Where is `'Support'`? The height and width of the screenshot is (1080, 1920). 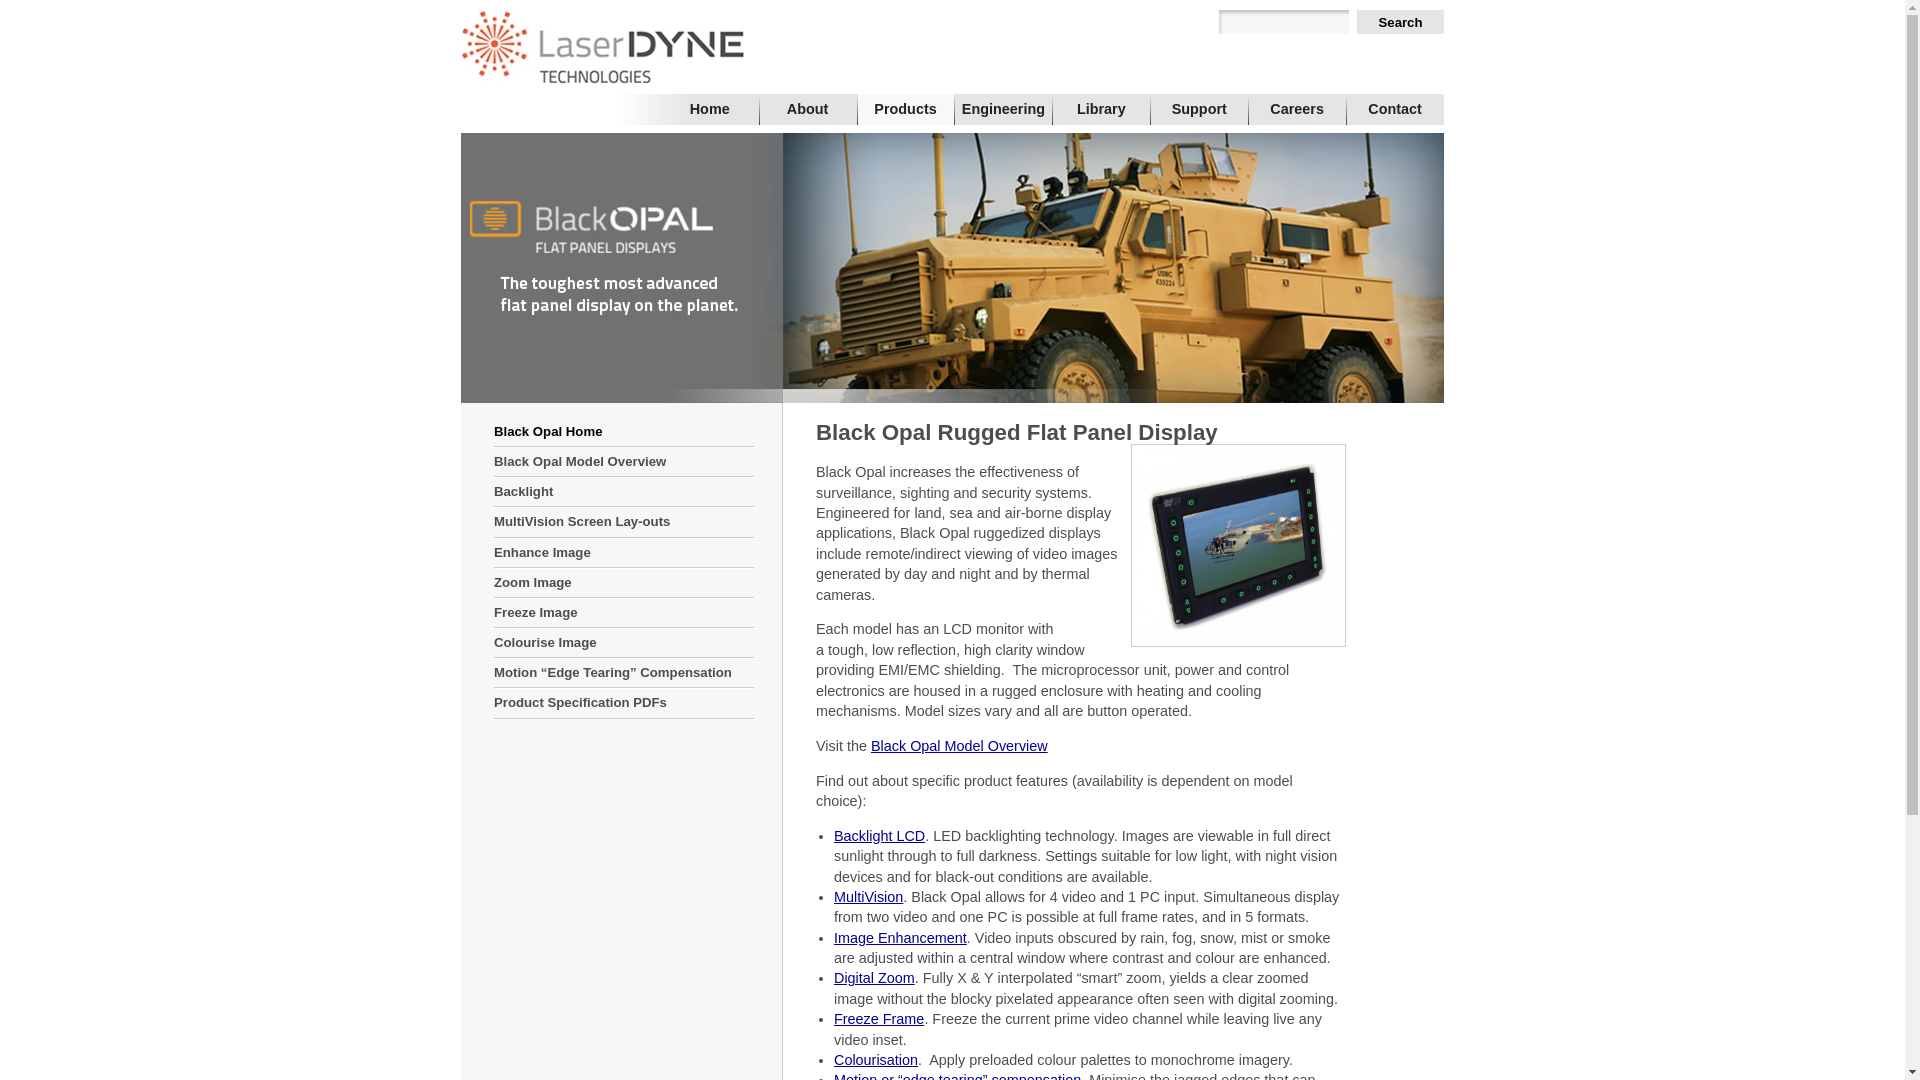
'Support' is located at coordinates (1199, 109).